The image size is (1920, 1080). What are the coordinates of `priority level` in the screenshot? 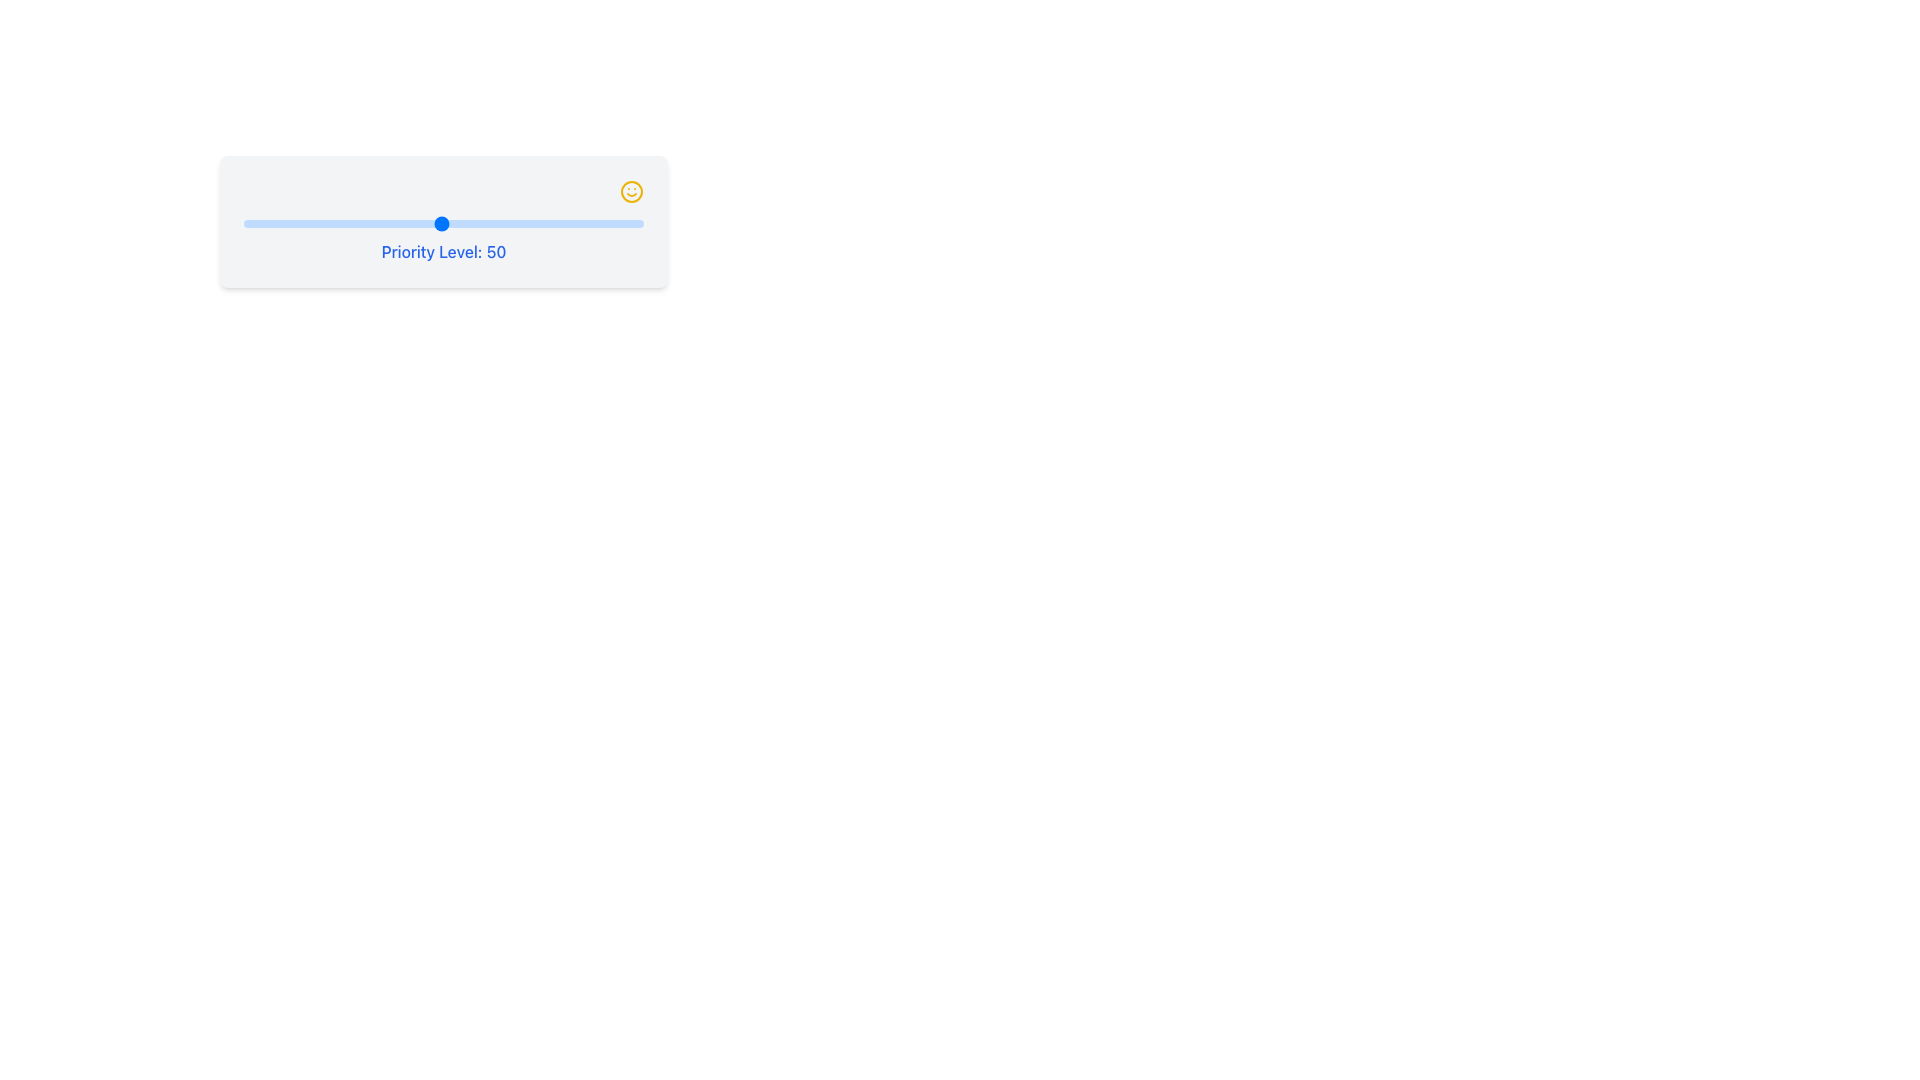 It's located at (408, 223).